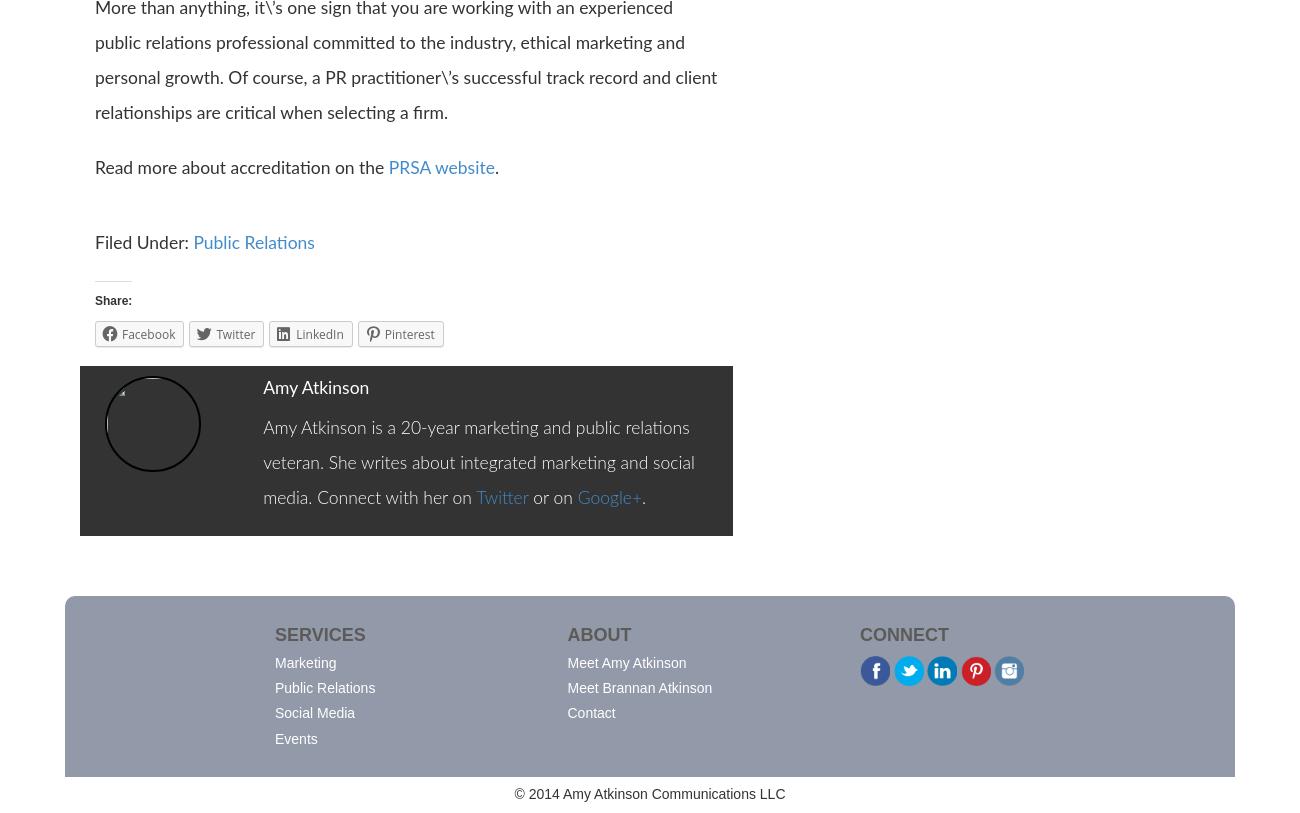 Image resolution: width=1300 pixels, height=813 pixels. I want to click on 'Meet Brannan Atkinson', so click(639, 687).